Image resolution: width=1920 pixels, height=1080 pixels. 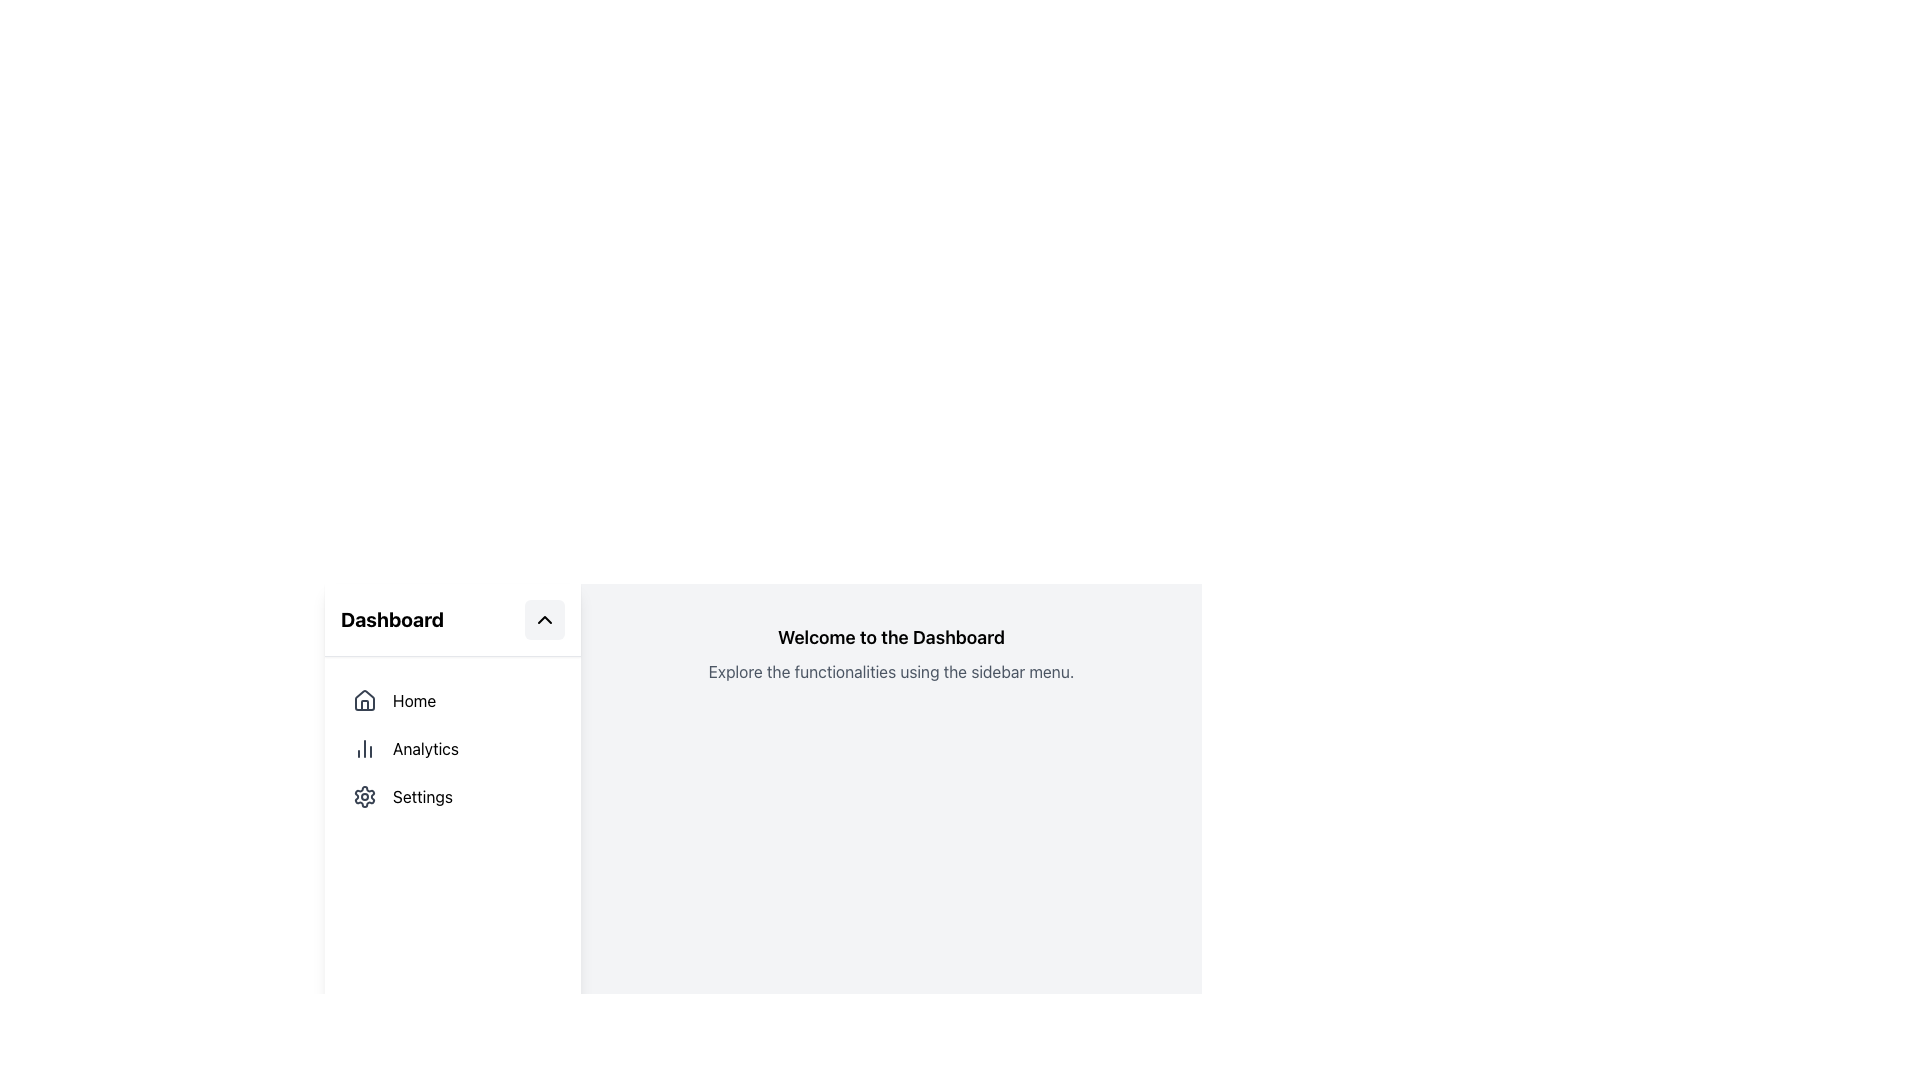 What do you see at coordinates (364, 796) in the screenshot?
I see `the gear-like settings icon located in the left vertical sidebar` at bounding box center [364, 796].